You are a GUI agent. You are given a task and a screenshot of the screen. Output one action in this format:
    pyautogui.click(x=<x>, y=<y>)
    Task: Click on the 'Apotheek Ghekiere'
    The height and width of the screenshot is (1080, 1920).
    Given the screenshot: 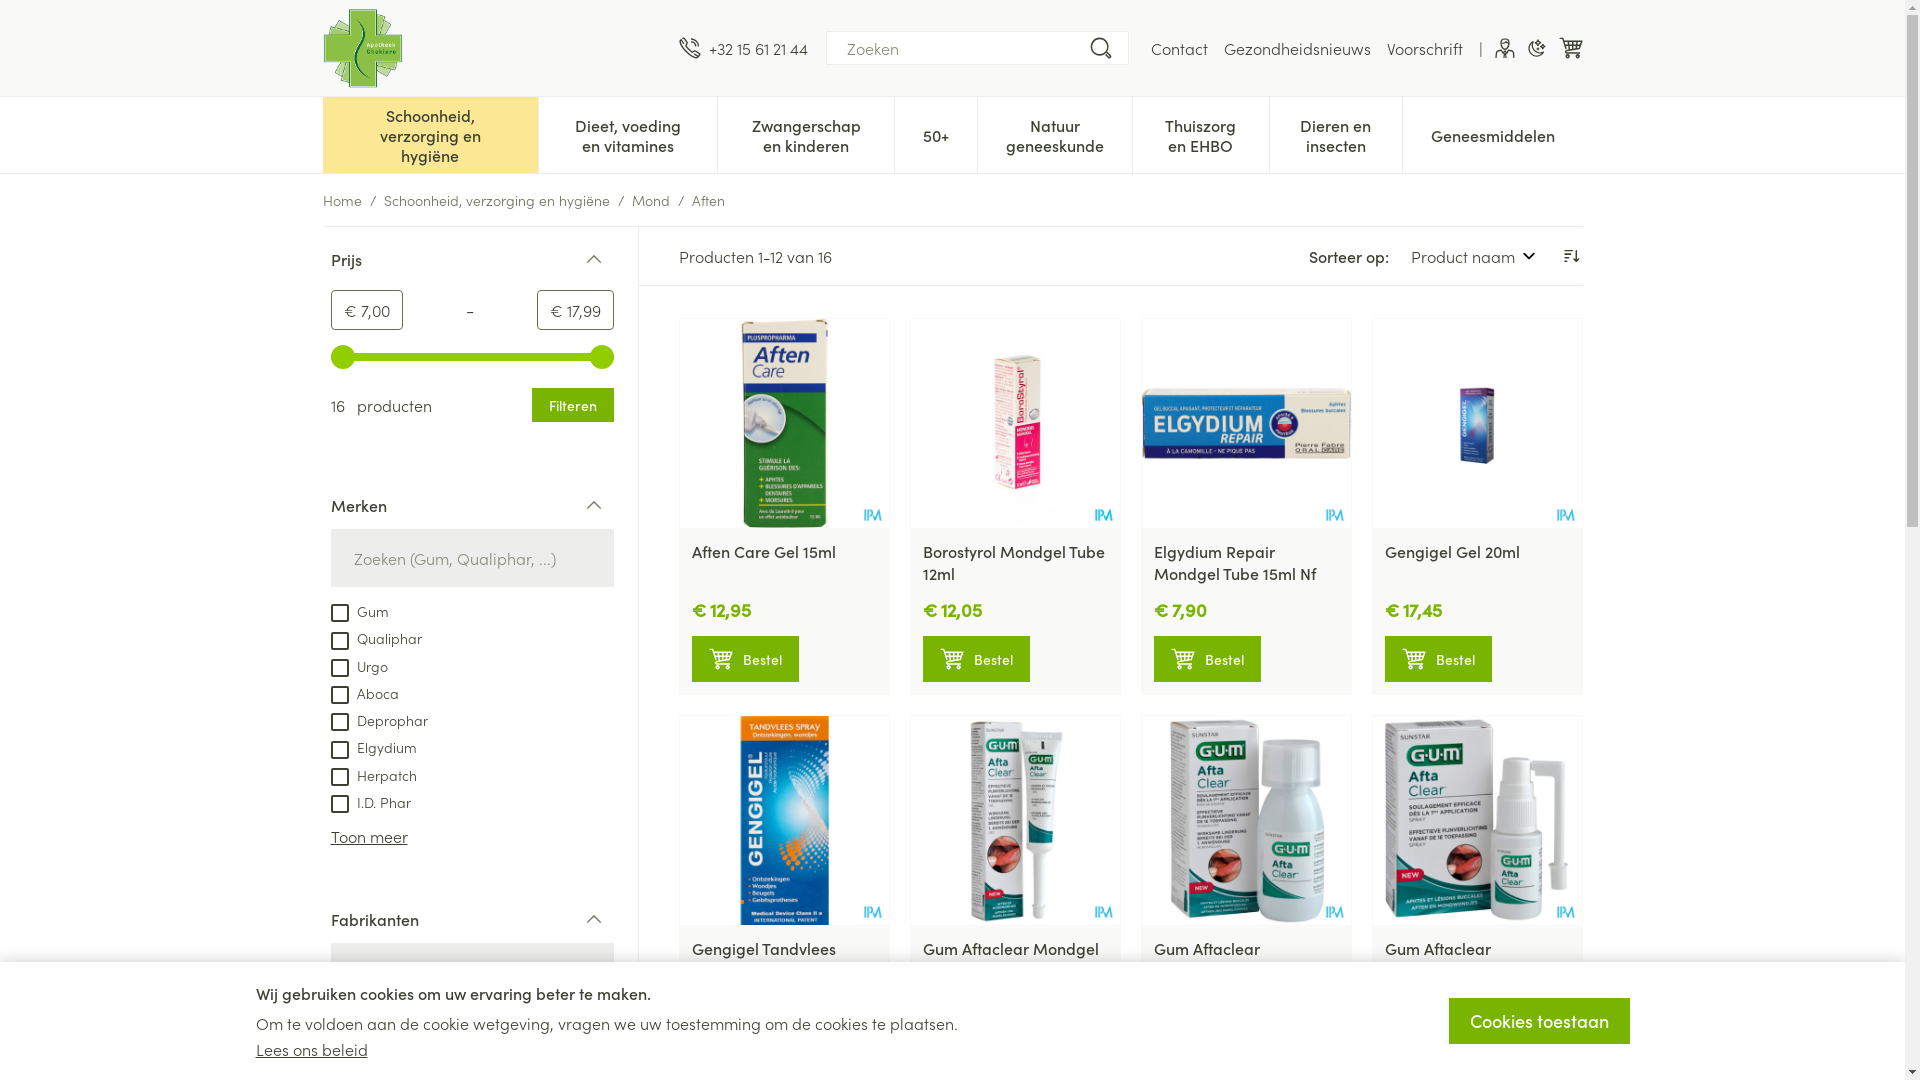 What is the action you would take?
    pyautogui.click(x=321, y=46)
    